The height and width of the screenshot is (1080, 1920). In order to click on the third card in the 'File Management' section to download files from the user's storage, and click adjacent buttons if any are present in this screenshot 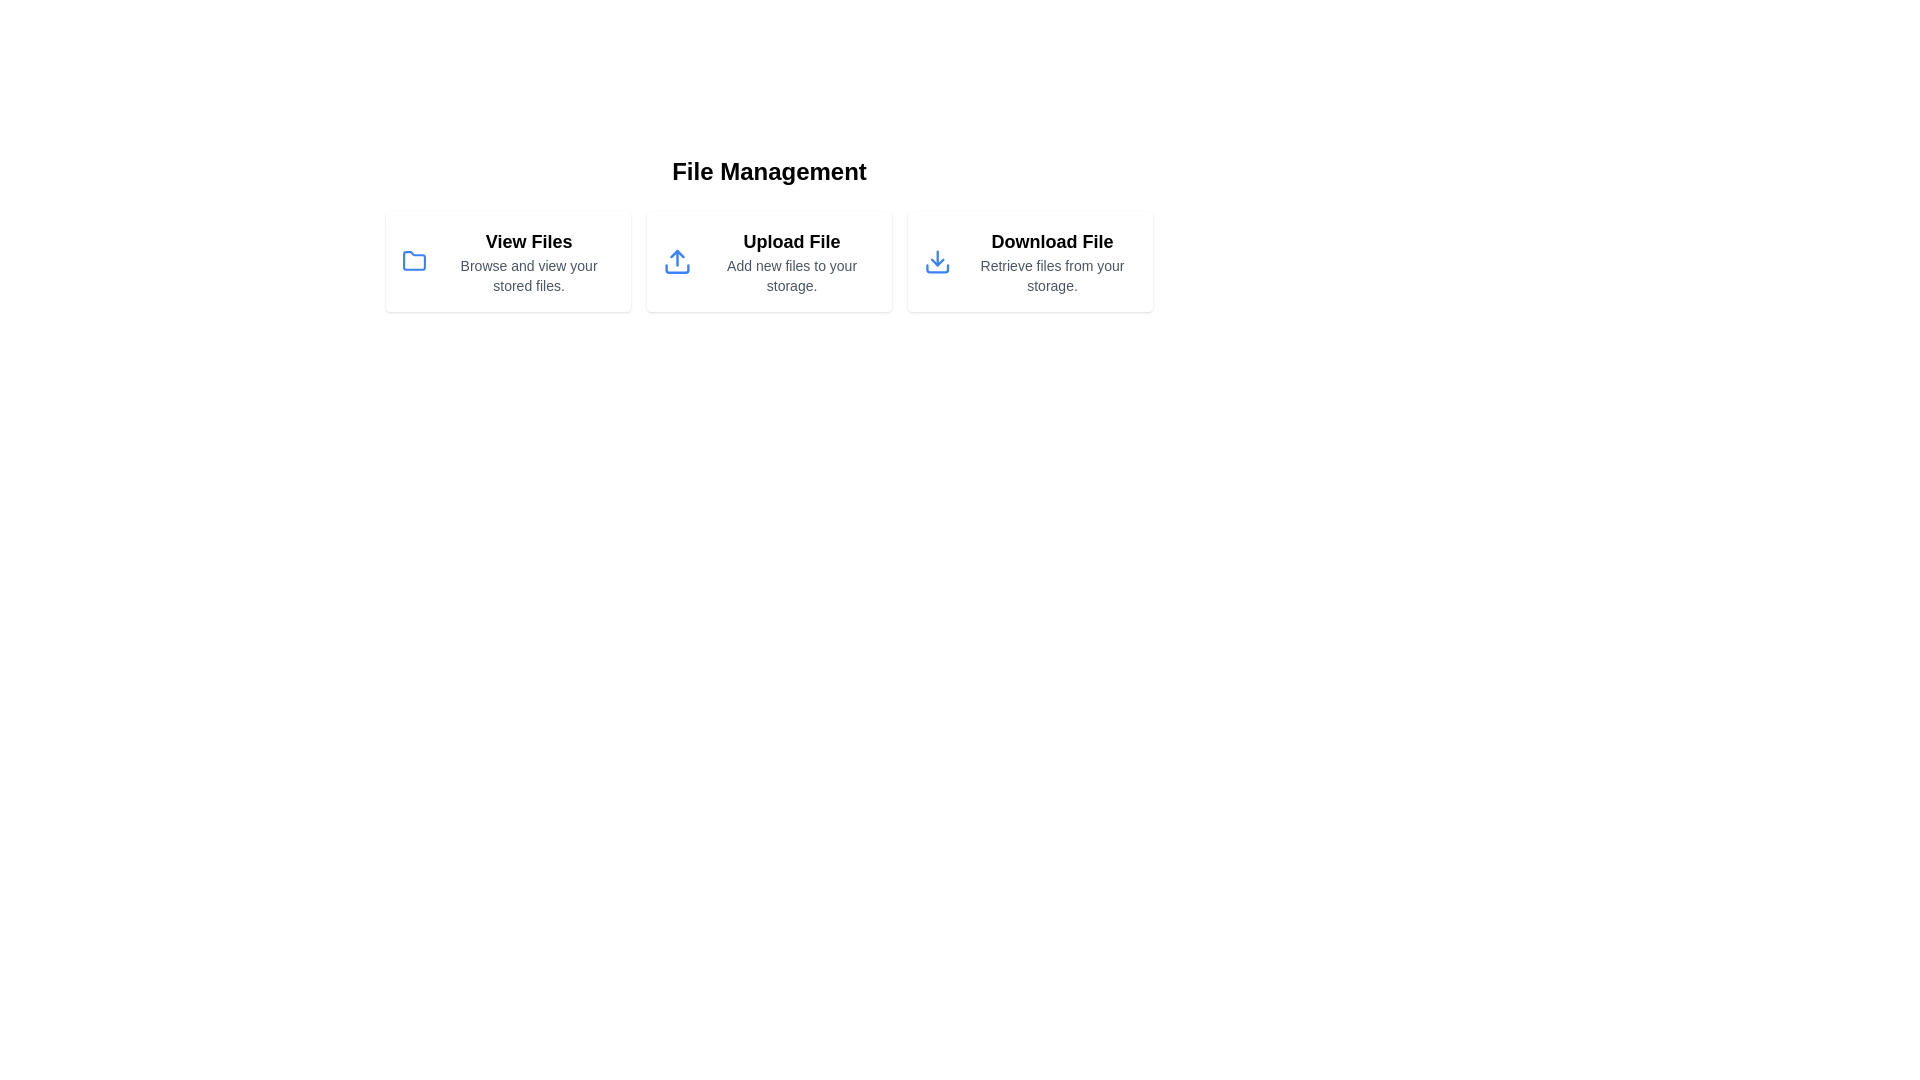, I will do `click(1051, 261)`.